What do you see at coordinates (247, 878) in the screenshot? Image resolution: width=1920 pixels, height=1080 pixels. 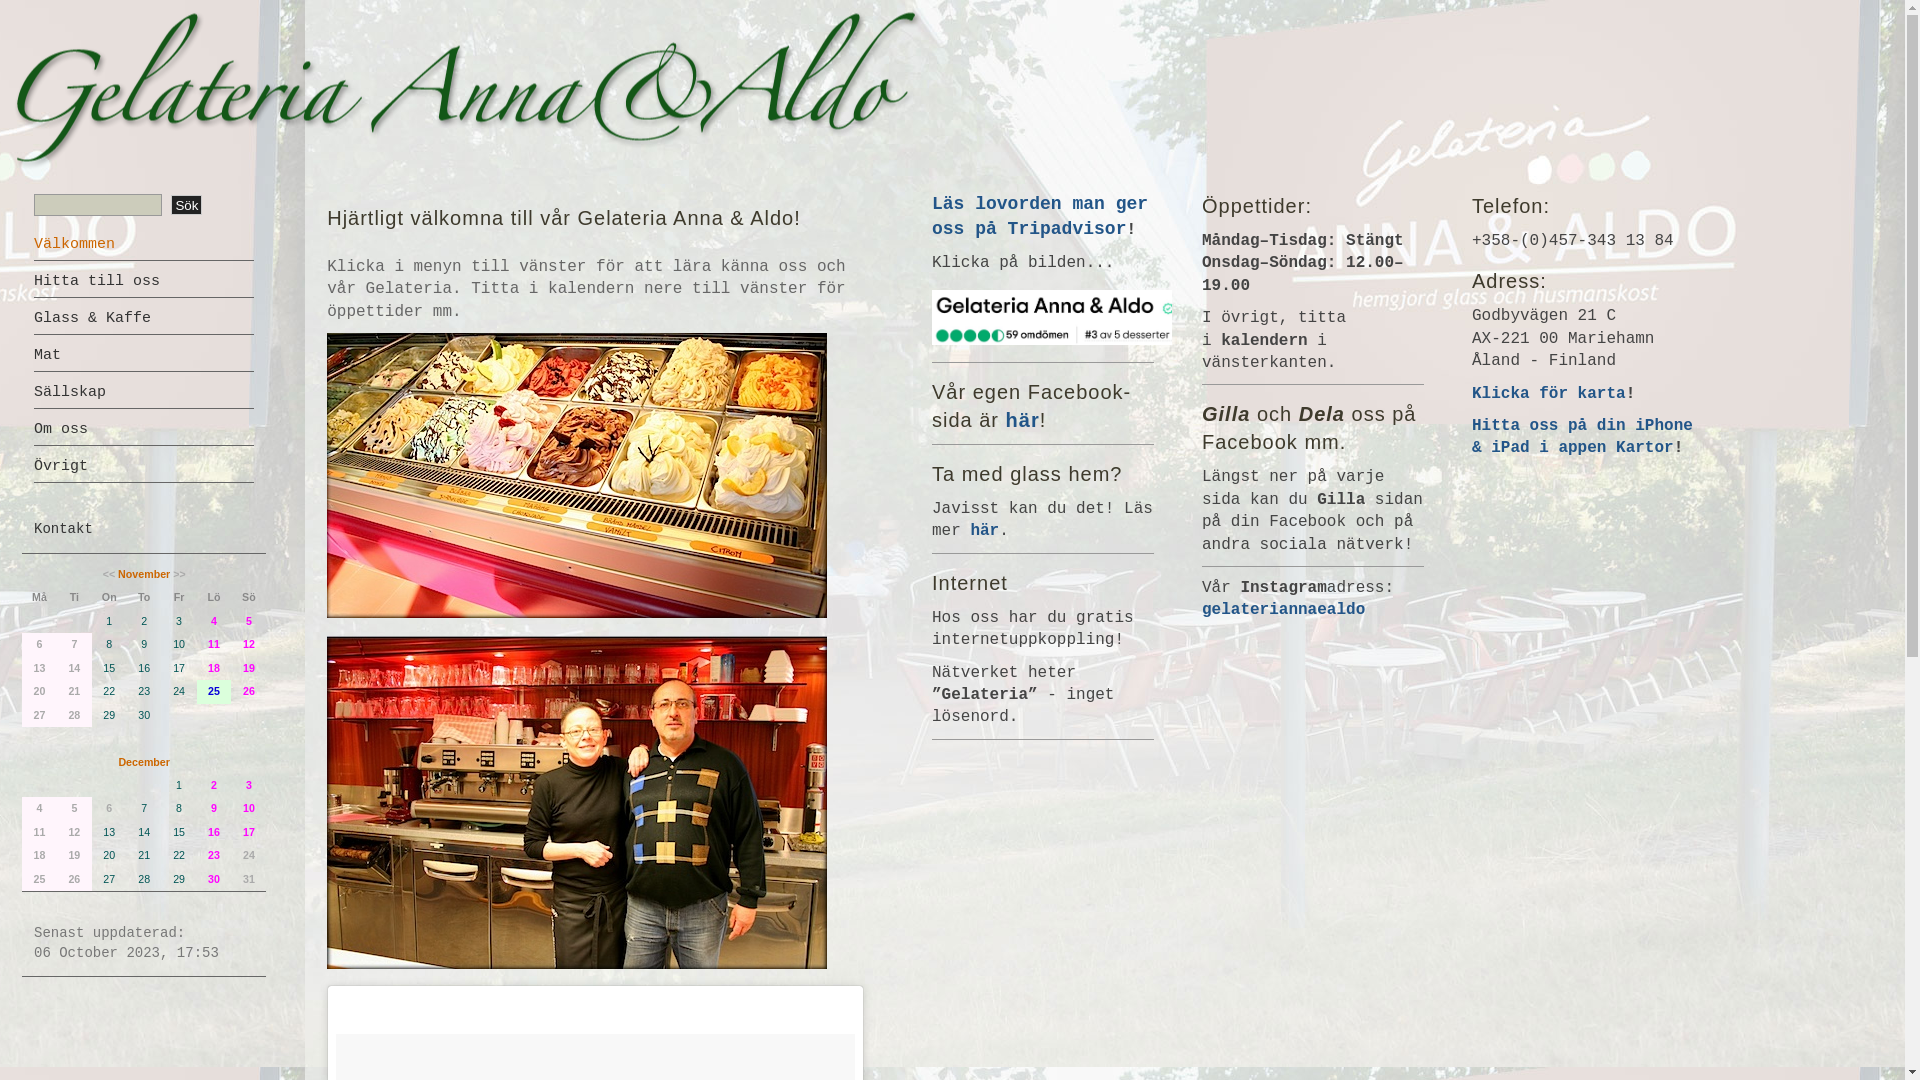 I see `'31'` at bounding box center [247, 878].